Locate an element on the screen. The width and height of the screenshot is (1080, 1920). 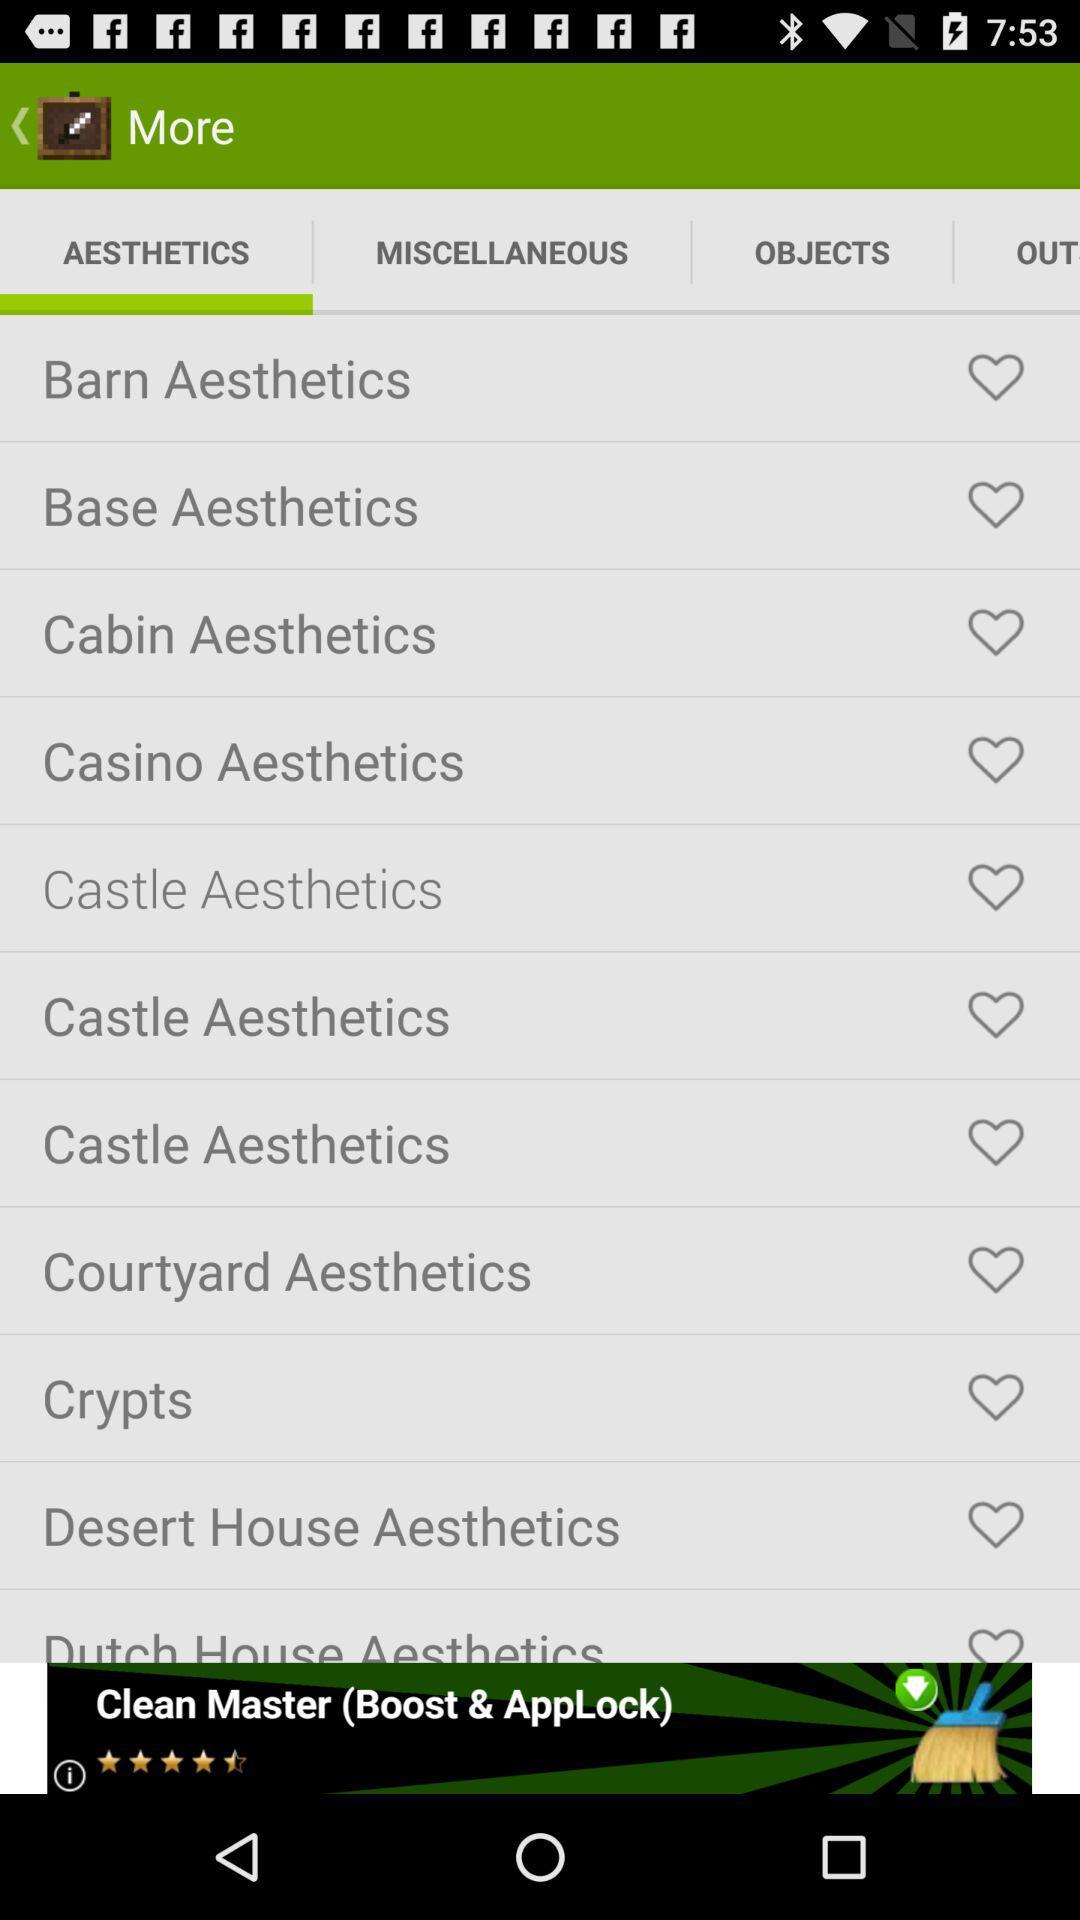
item is located at coordinates (995, 632).